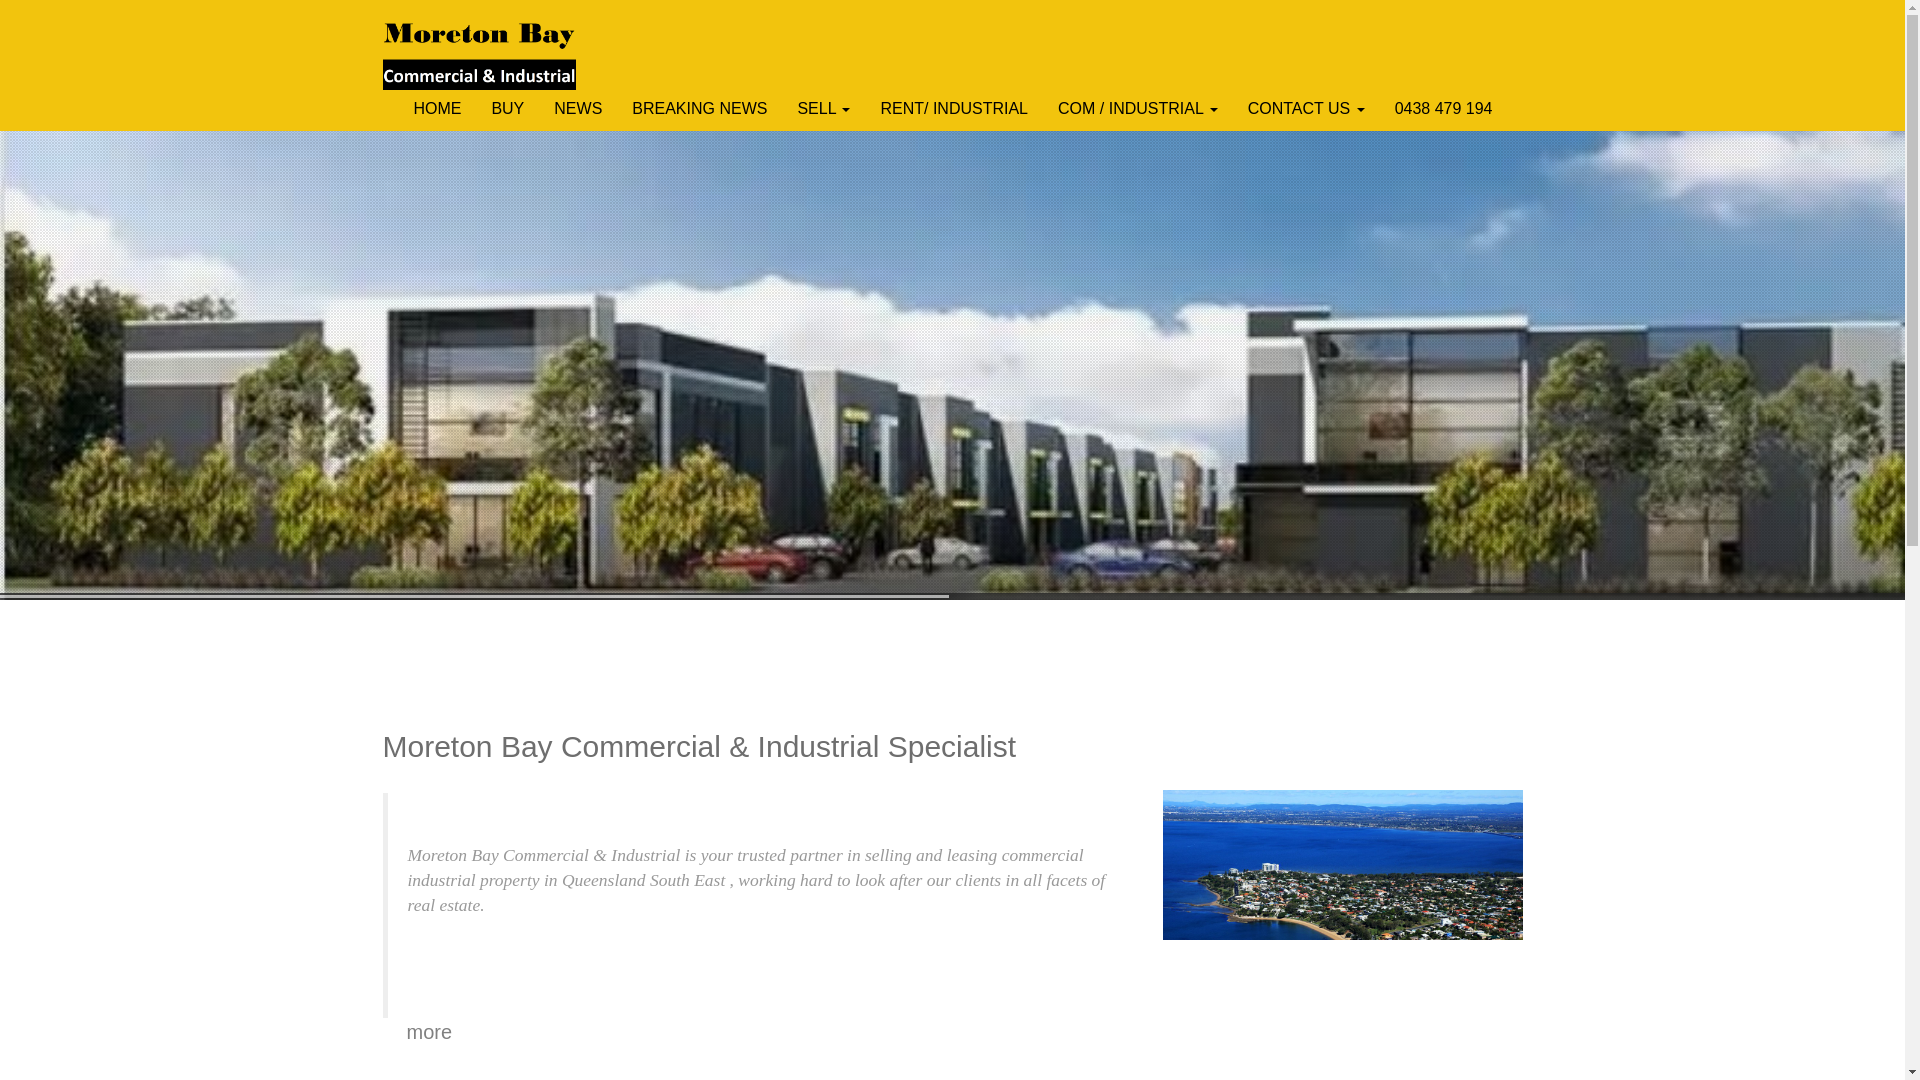  I want to click on 'NEWS', so click(576, 108).